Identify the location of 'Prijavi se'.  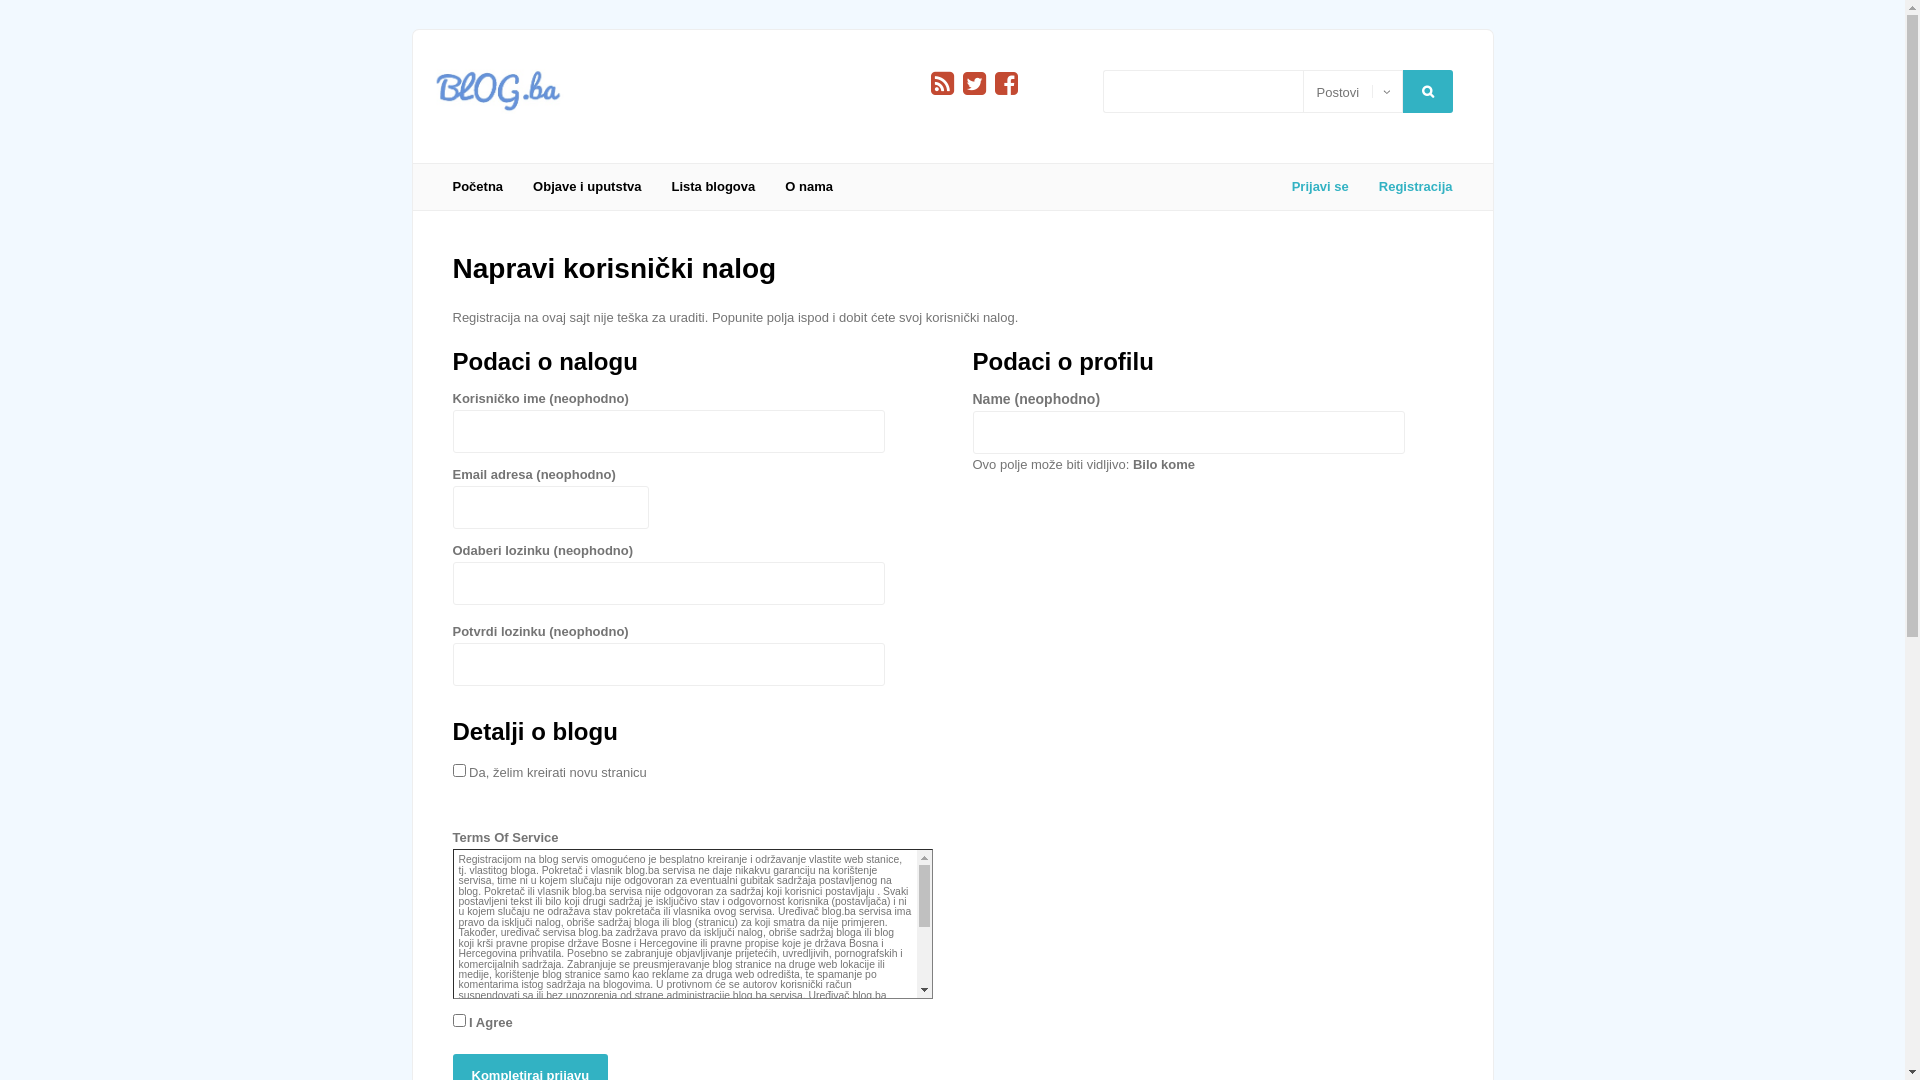
(1275, 186).